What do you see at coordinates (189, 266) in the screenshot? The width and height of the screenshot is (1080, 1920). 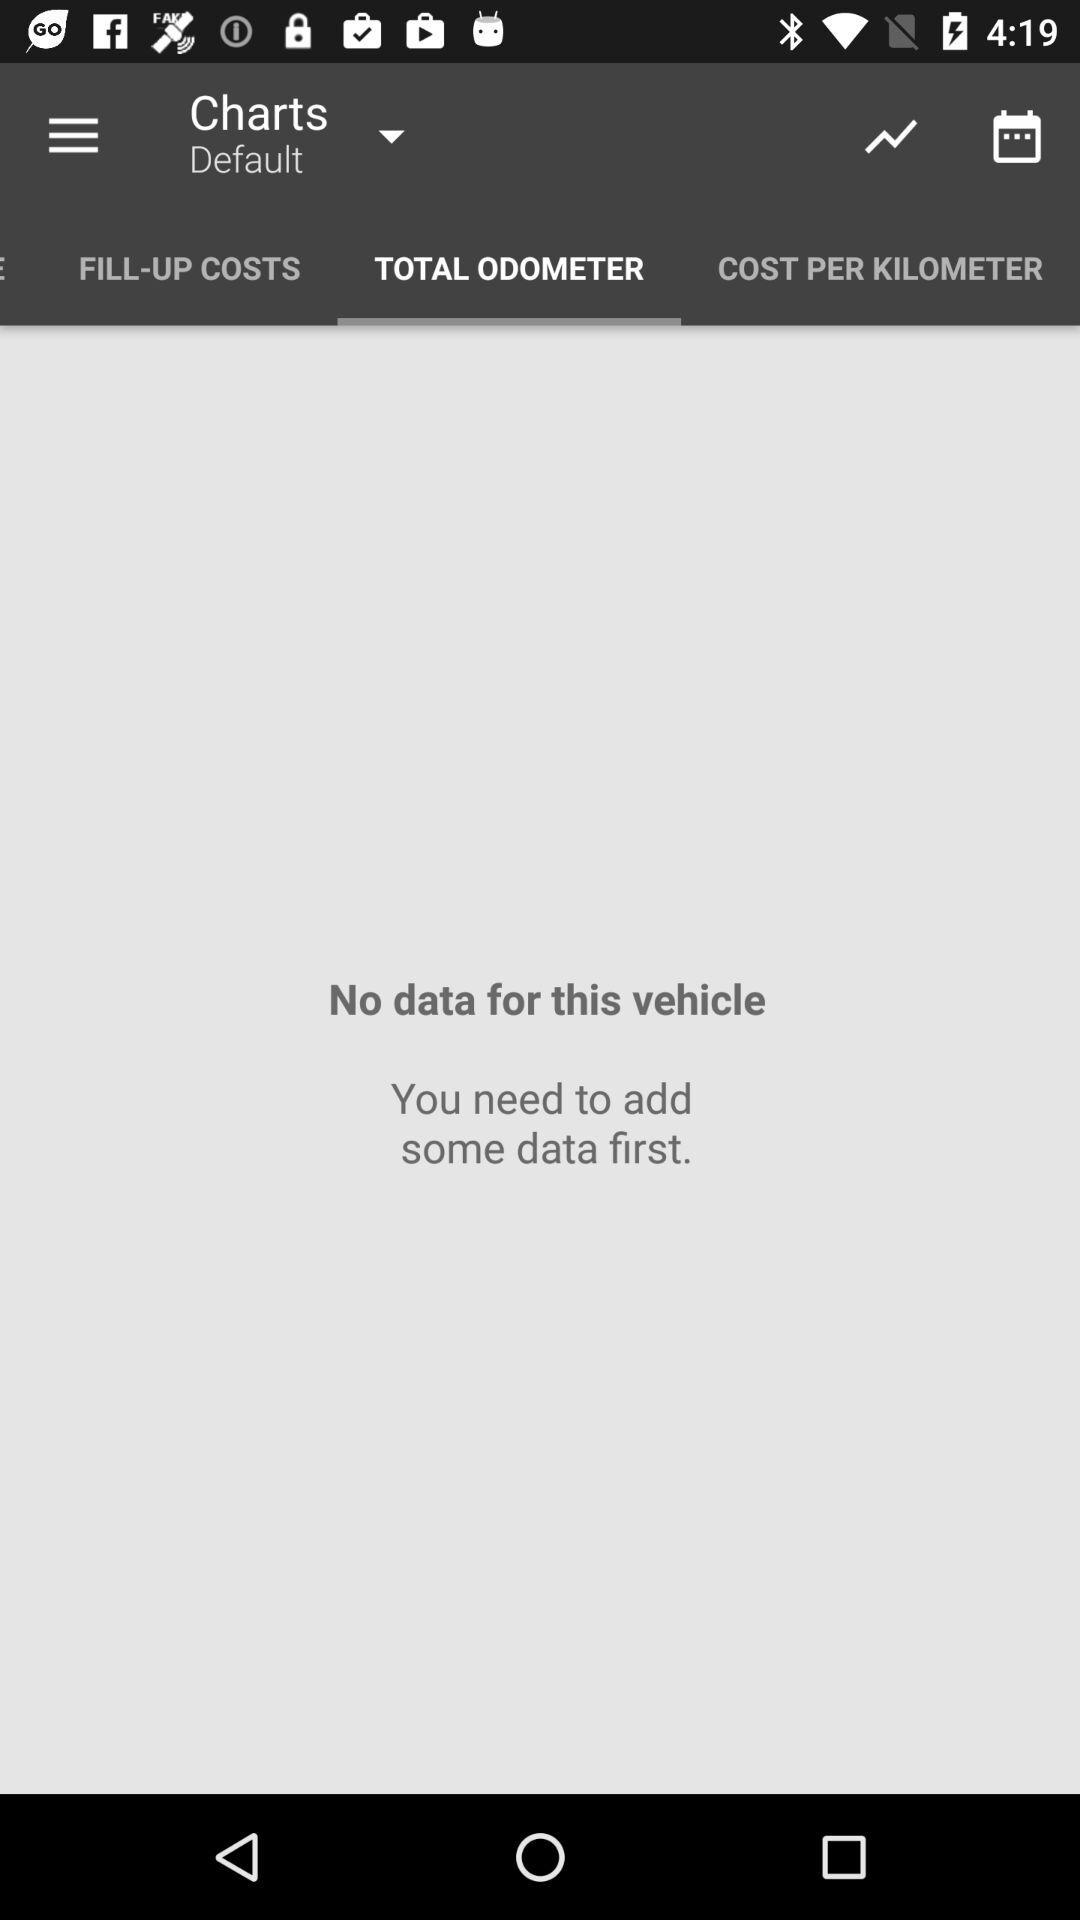 I see `fill-up costs` at bounding box center [189, 266].